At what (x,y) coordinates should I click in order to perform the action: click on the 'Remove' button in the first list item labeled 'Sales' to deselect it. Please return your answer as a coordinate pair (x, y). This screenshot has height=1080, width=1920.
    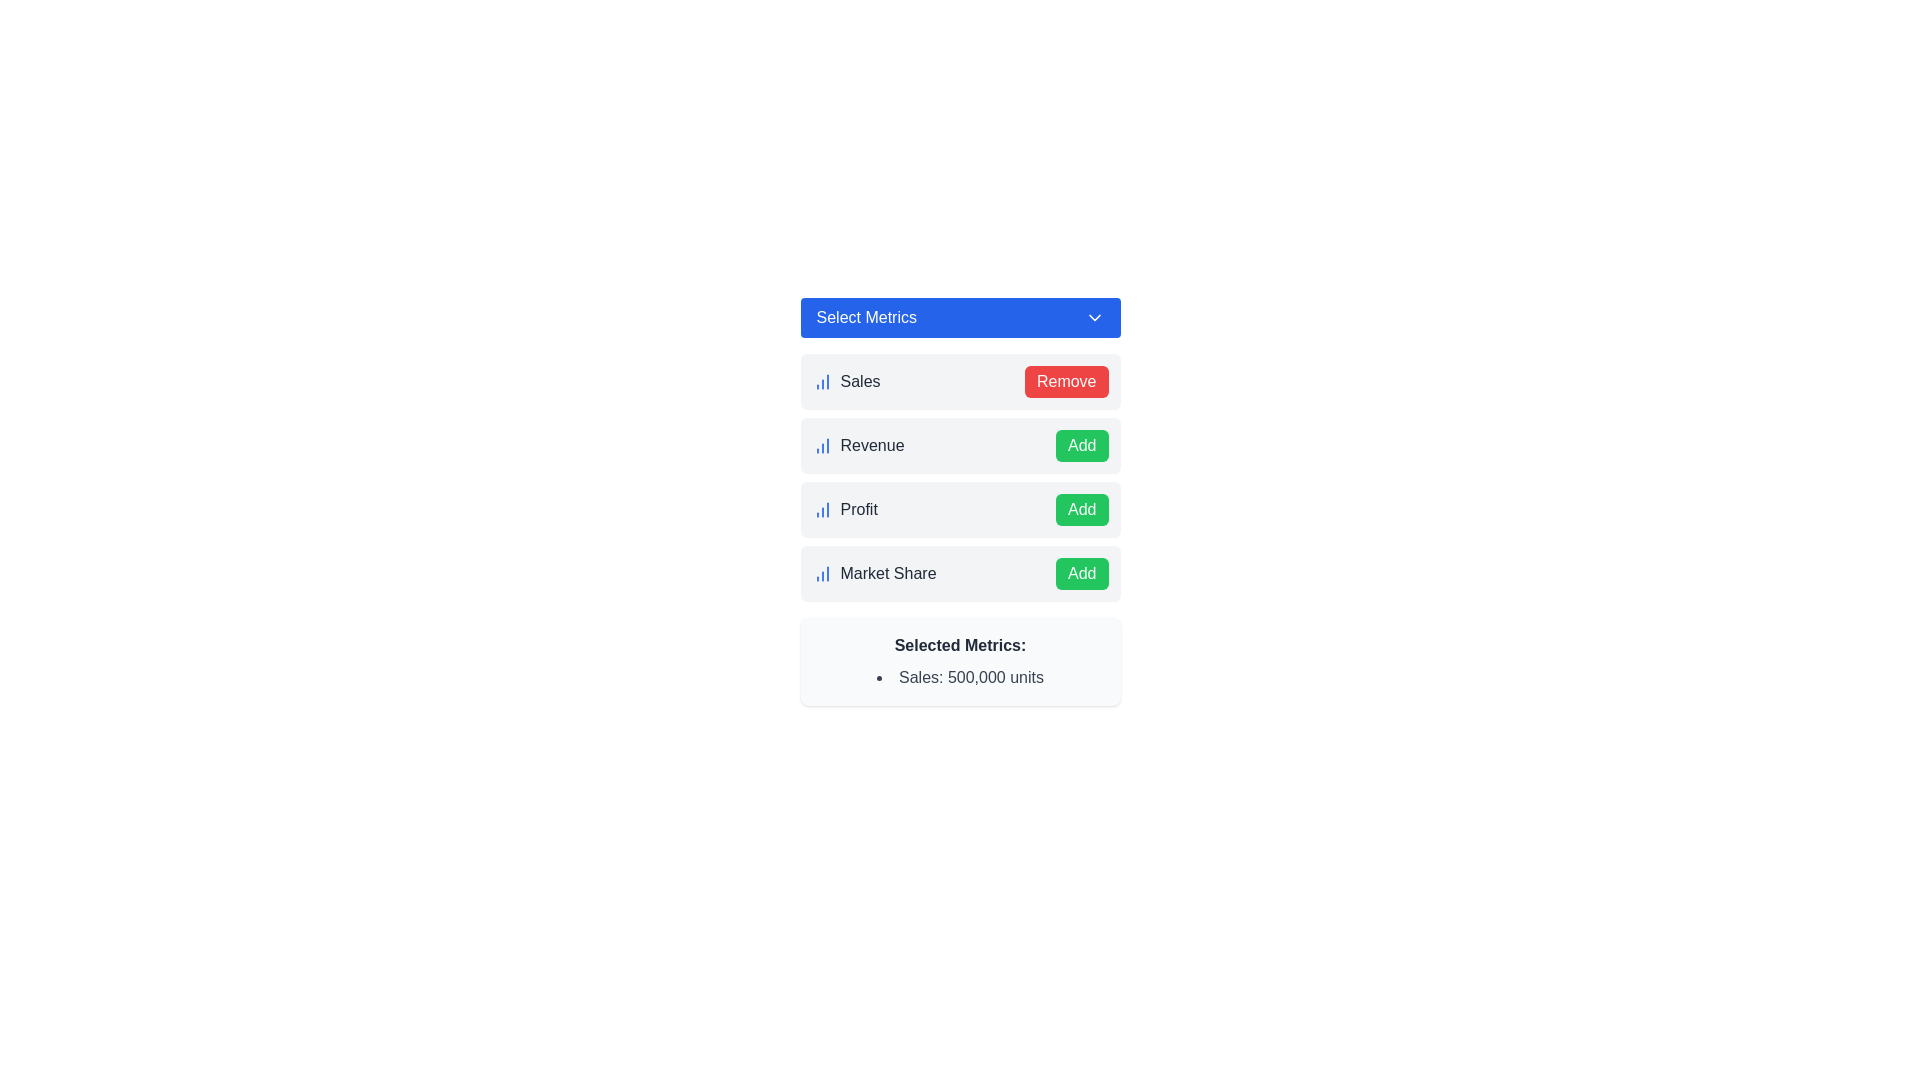
    Looking at the image, I should click on (960, 381).